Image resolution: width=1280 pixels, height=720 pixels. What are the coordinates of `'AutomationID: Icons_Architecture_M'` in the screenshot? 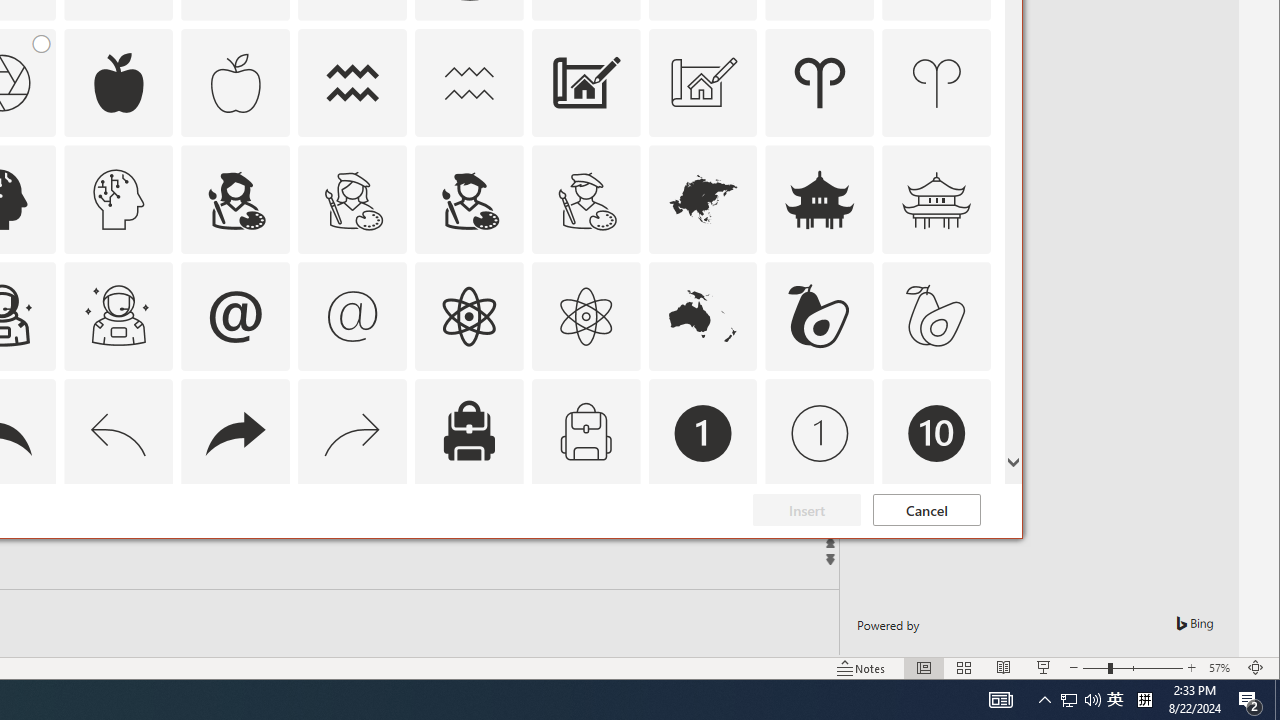 It's located at (702, 81).